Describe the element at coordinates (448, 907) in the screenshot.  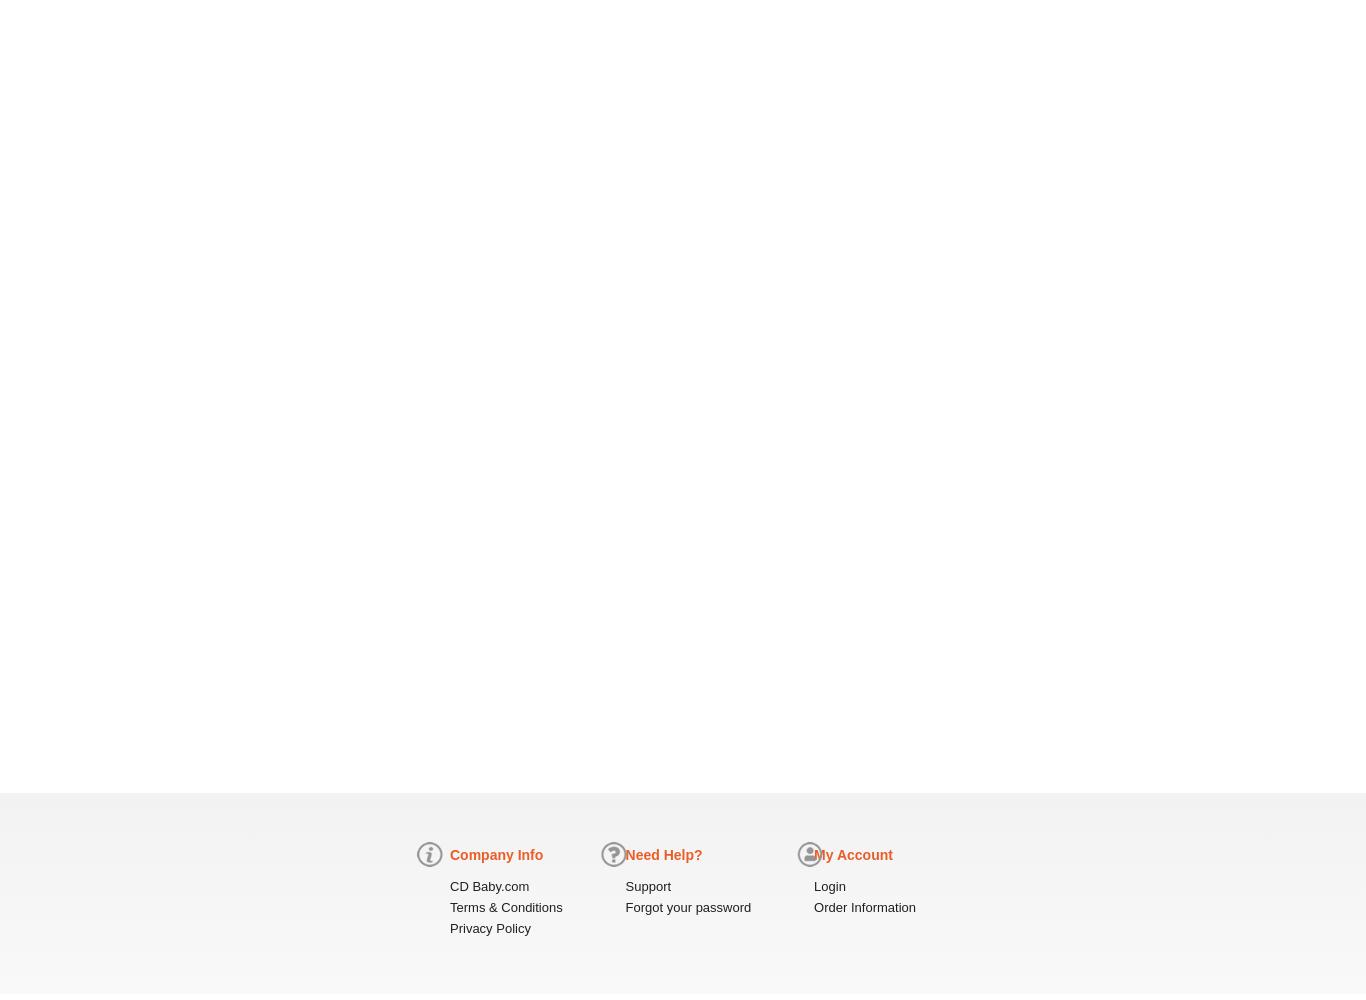
I see `'Terms & Conditions'` at that location.